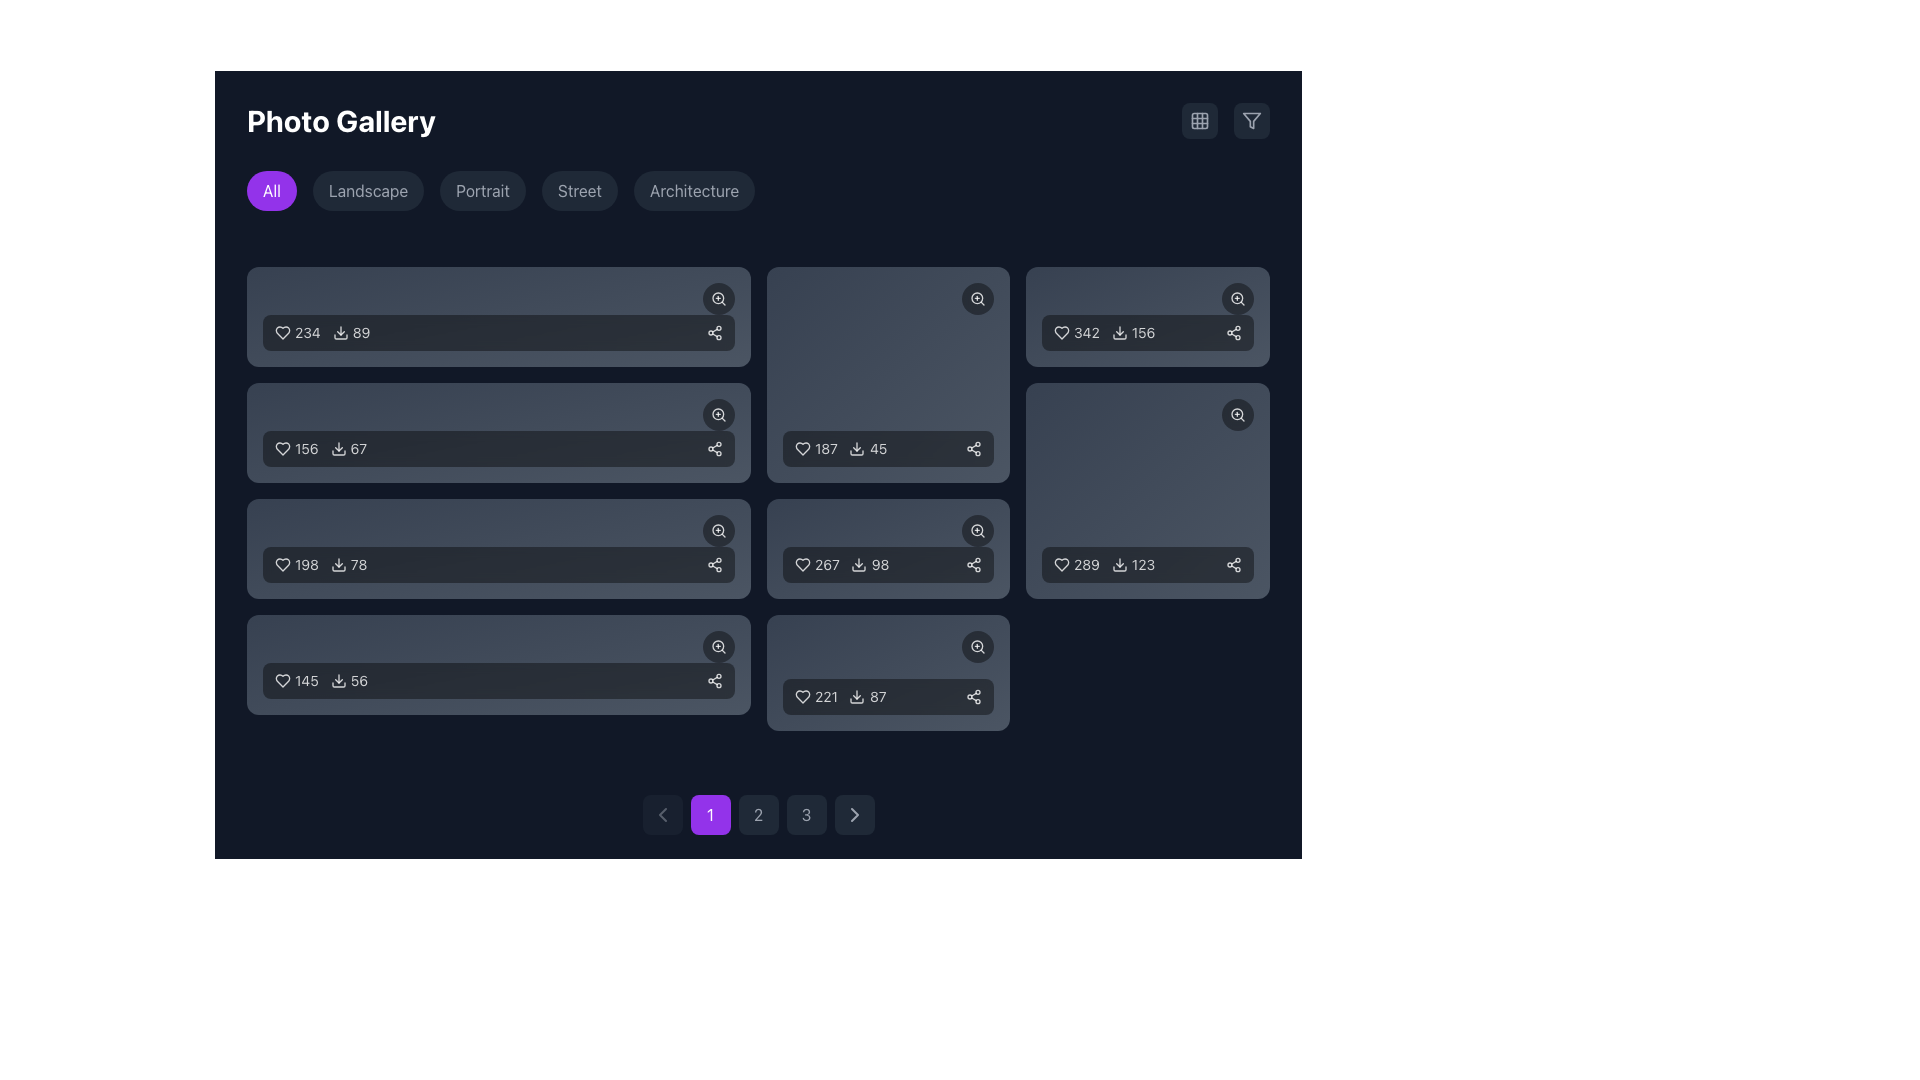 Image resolution: width=1920 pixels, height=1080 pixels. What do you see at coordinates (802, 564) in the screenshot?
I see `the heart-shaped interactive icon in the lower-right quadrant of the interface to trigger tooltip or highlight effects` at bounding box center [802, 564].